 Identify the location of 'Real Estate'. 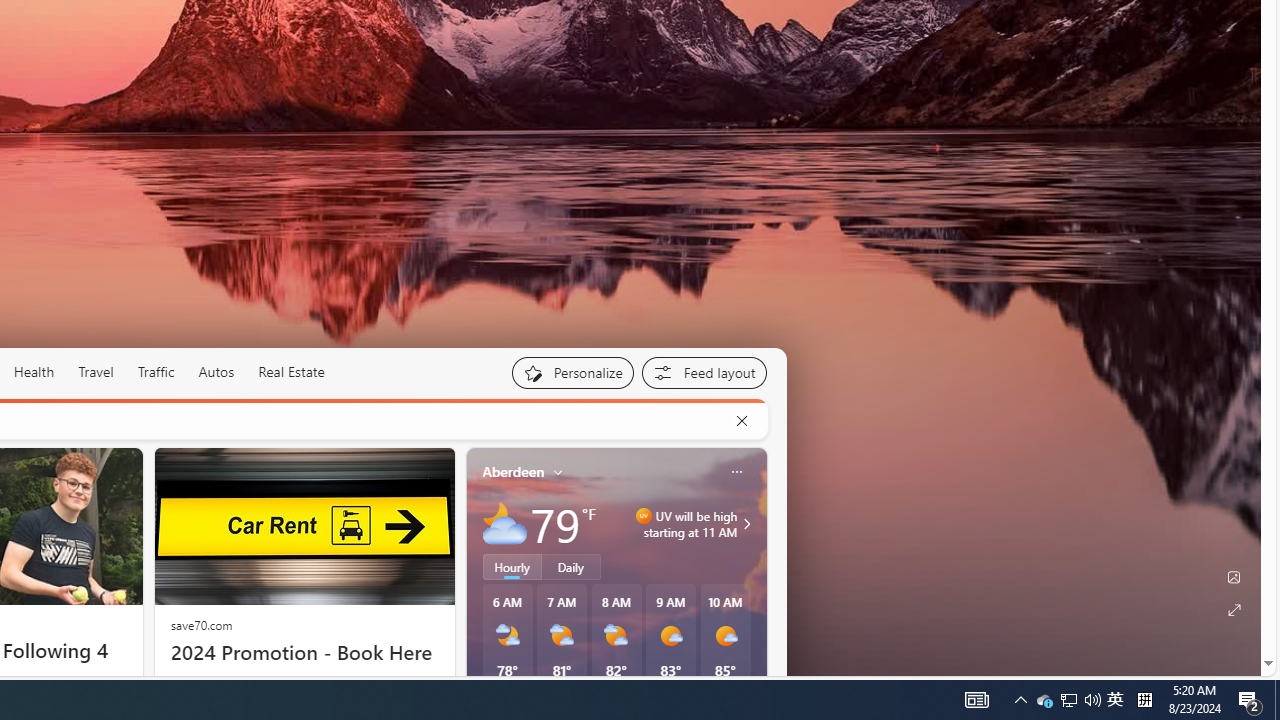
(290, 371).